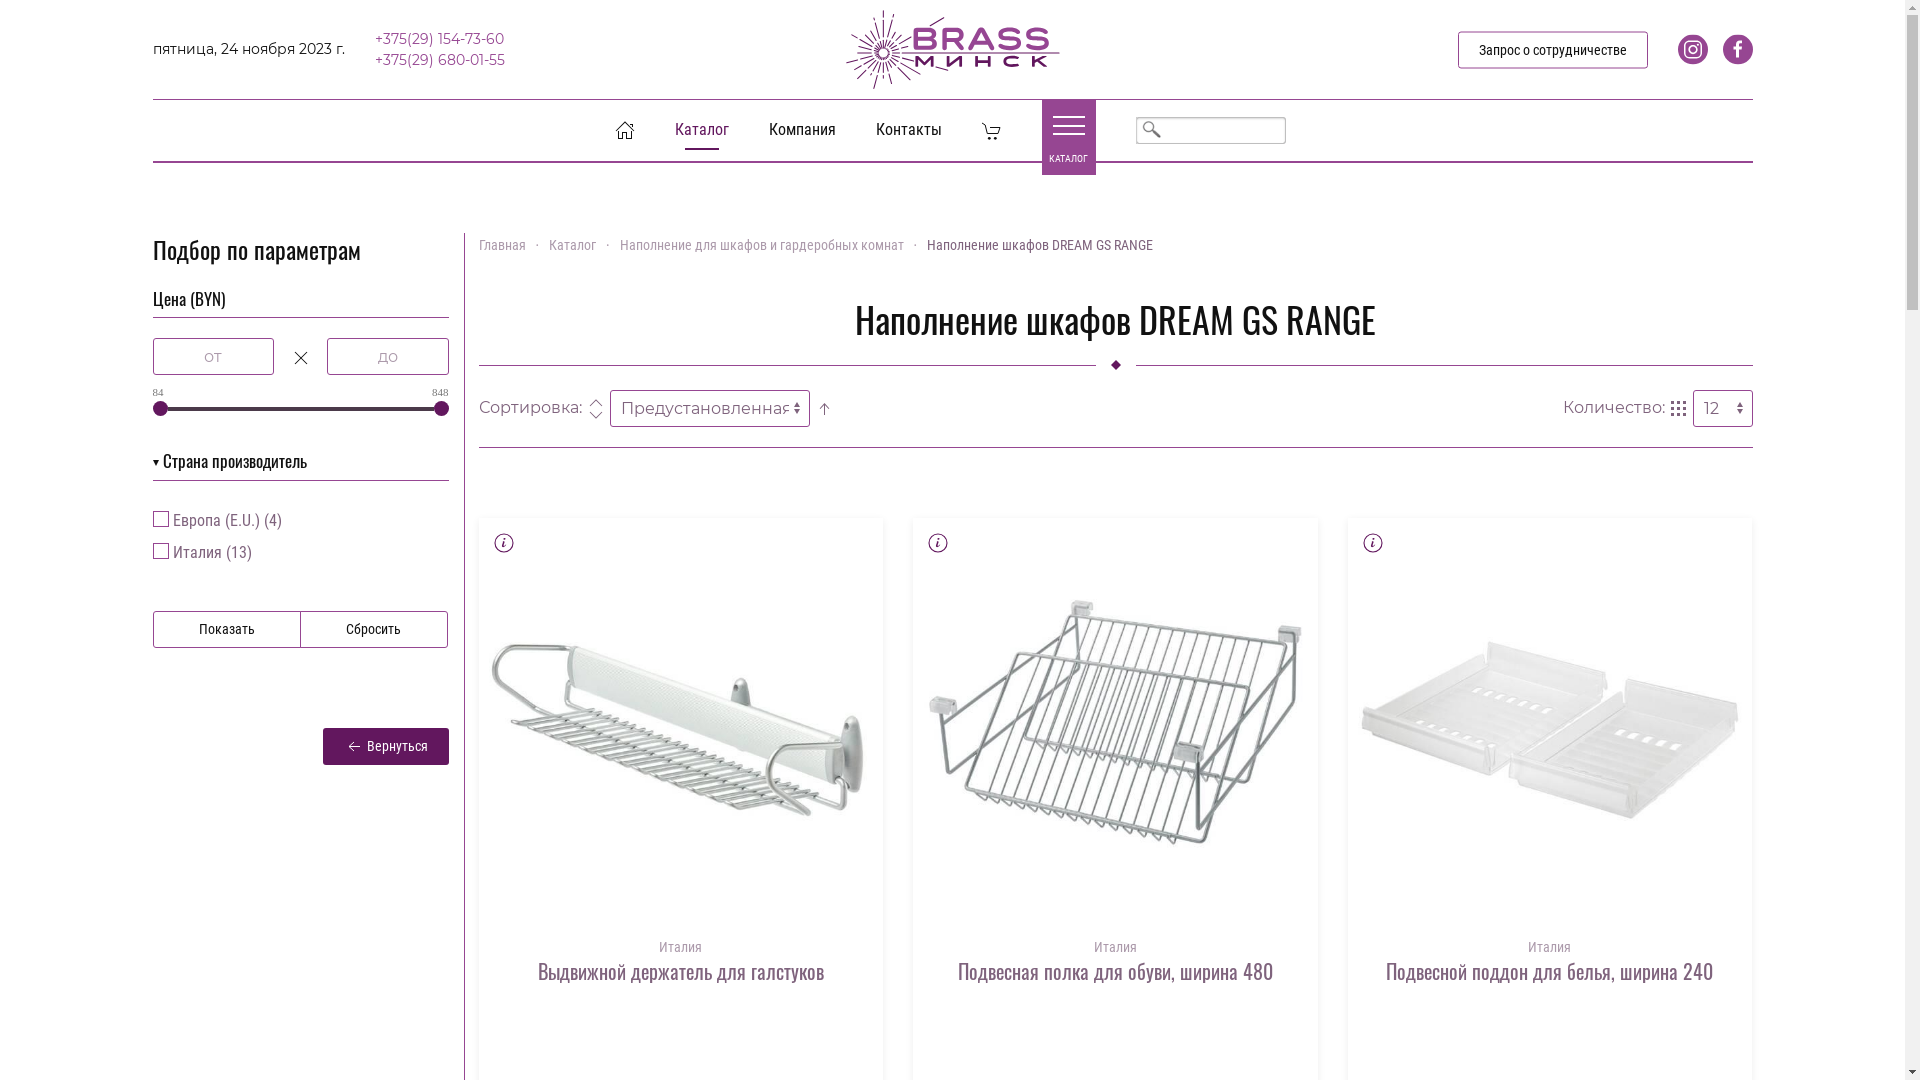 The width and height of the screenshot is (1920, 1080). I want to click on '+375(29) 154-73-60', so click(437, 38).